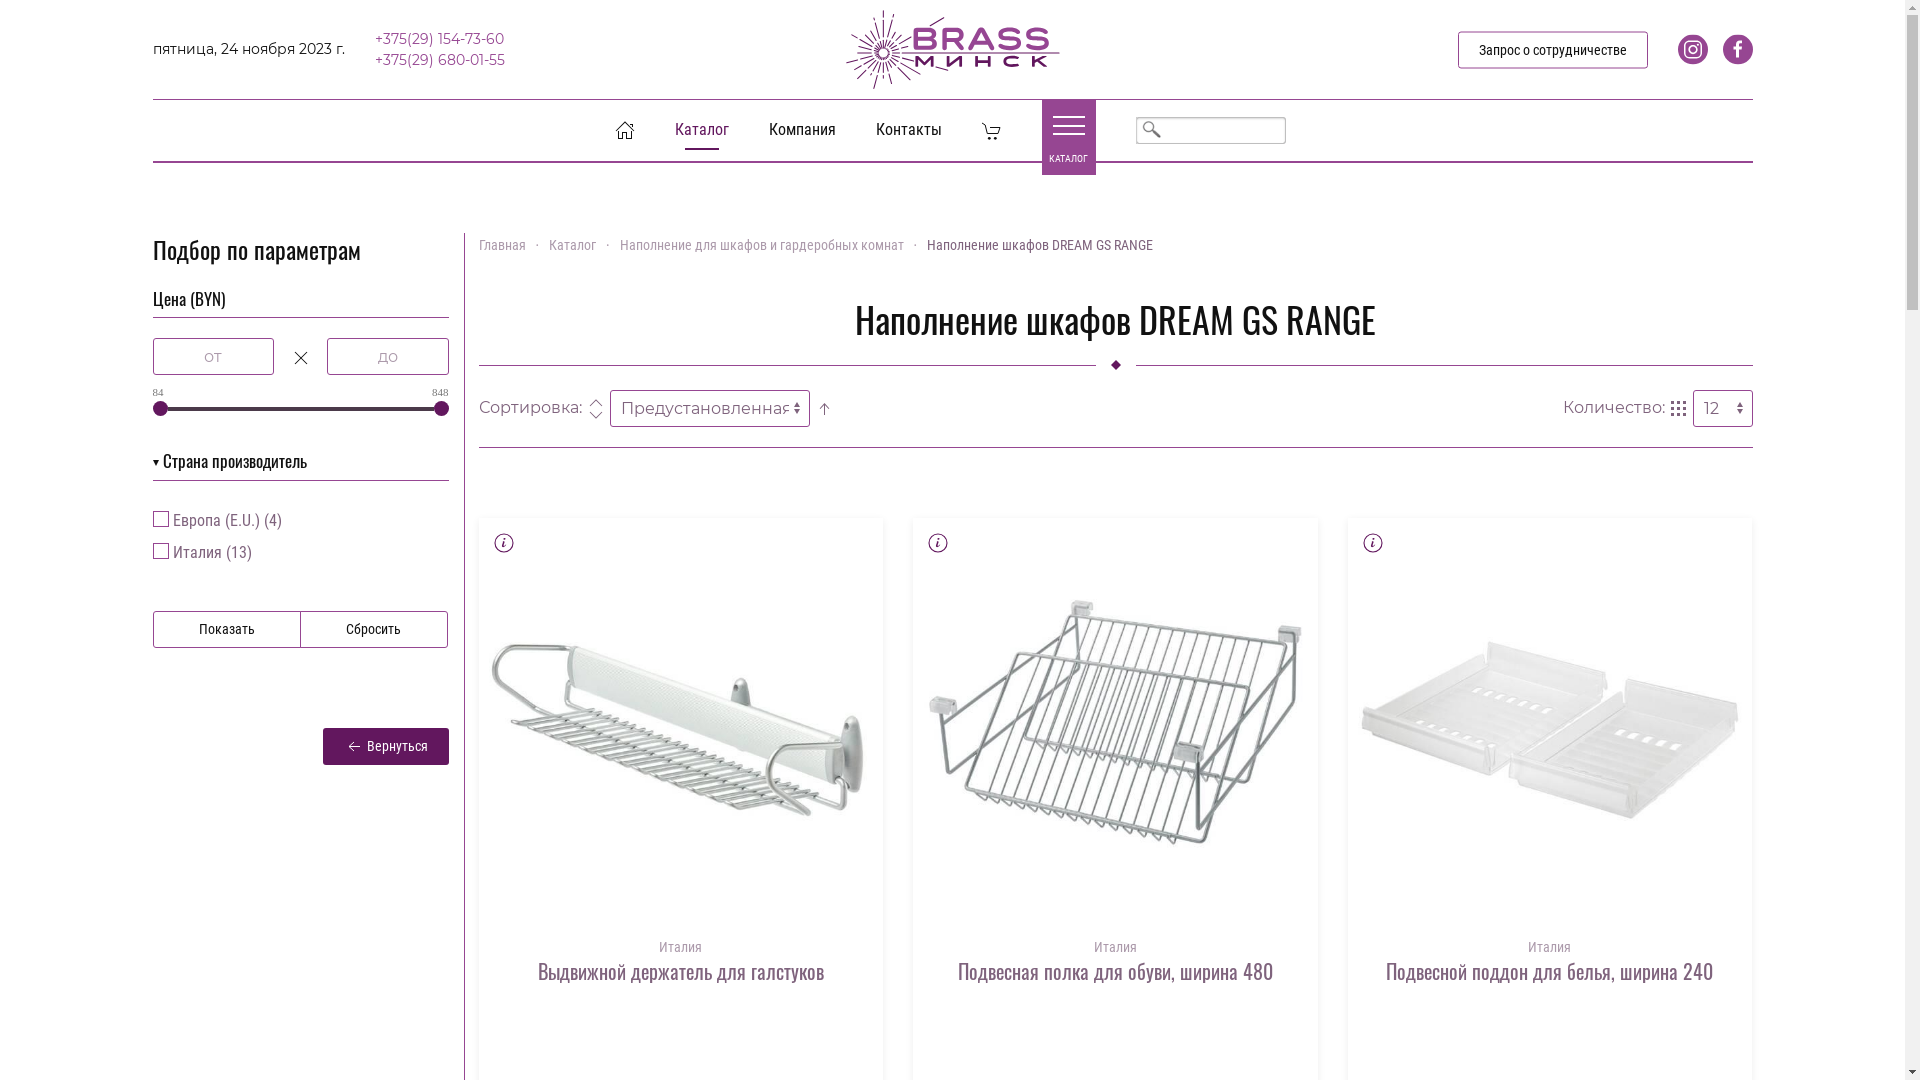 The width and height of the screenshot is (1920, 1080). I want to click on '+375(29) 154-73-60', so click(437, 38).